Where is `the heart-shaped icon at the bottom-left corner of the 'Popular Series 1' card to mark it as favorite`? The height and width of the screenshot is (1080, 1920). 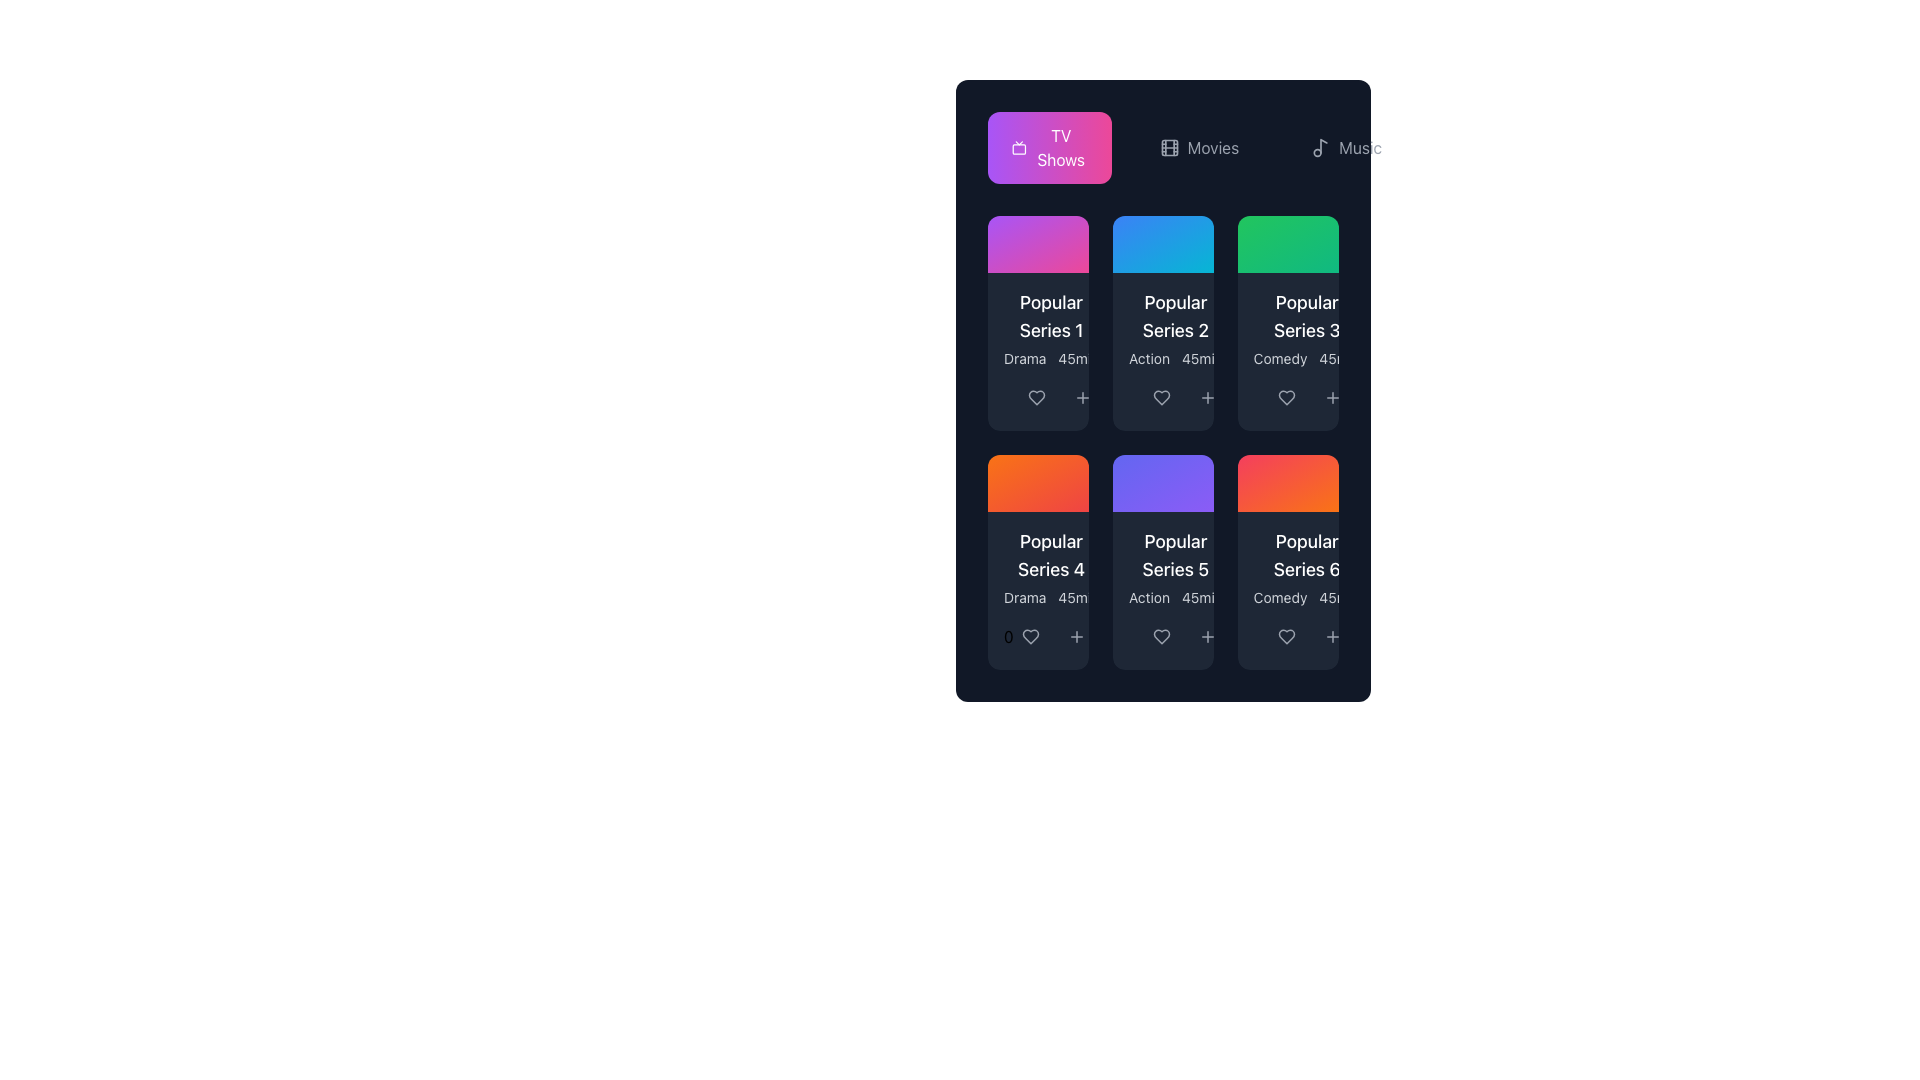 the heart-shaped icon at the bottom-left corner of the 'Popular Series 1' card to mark it as favorite is located at coordinates (1036, 397).